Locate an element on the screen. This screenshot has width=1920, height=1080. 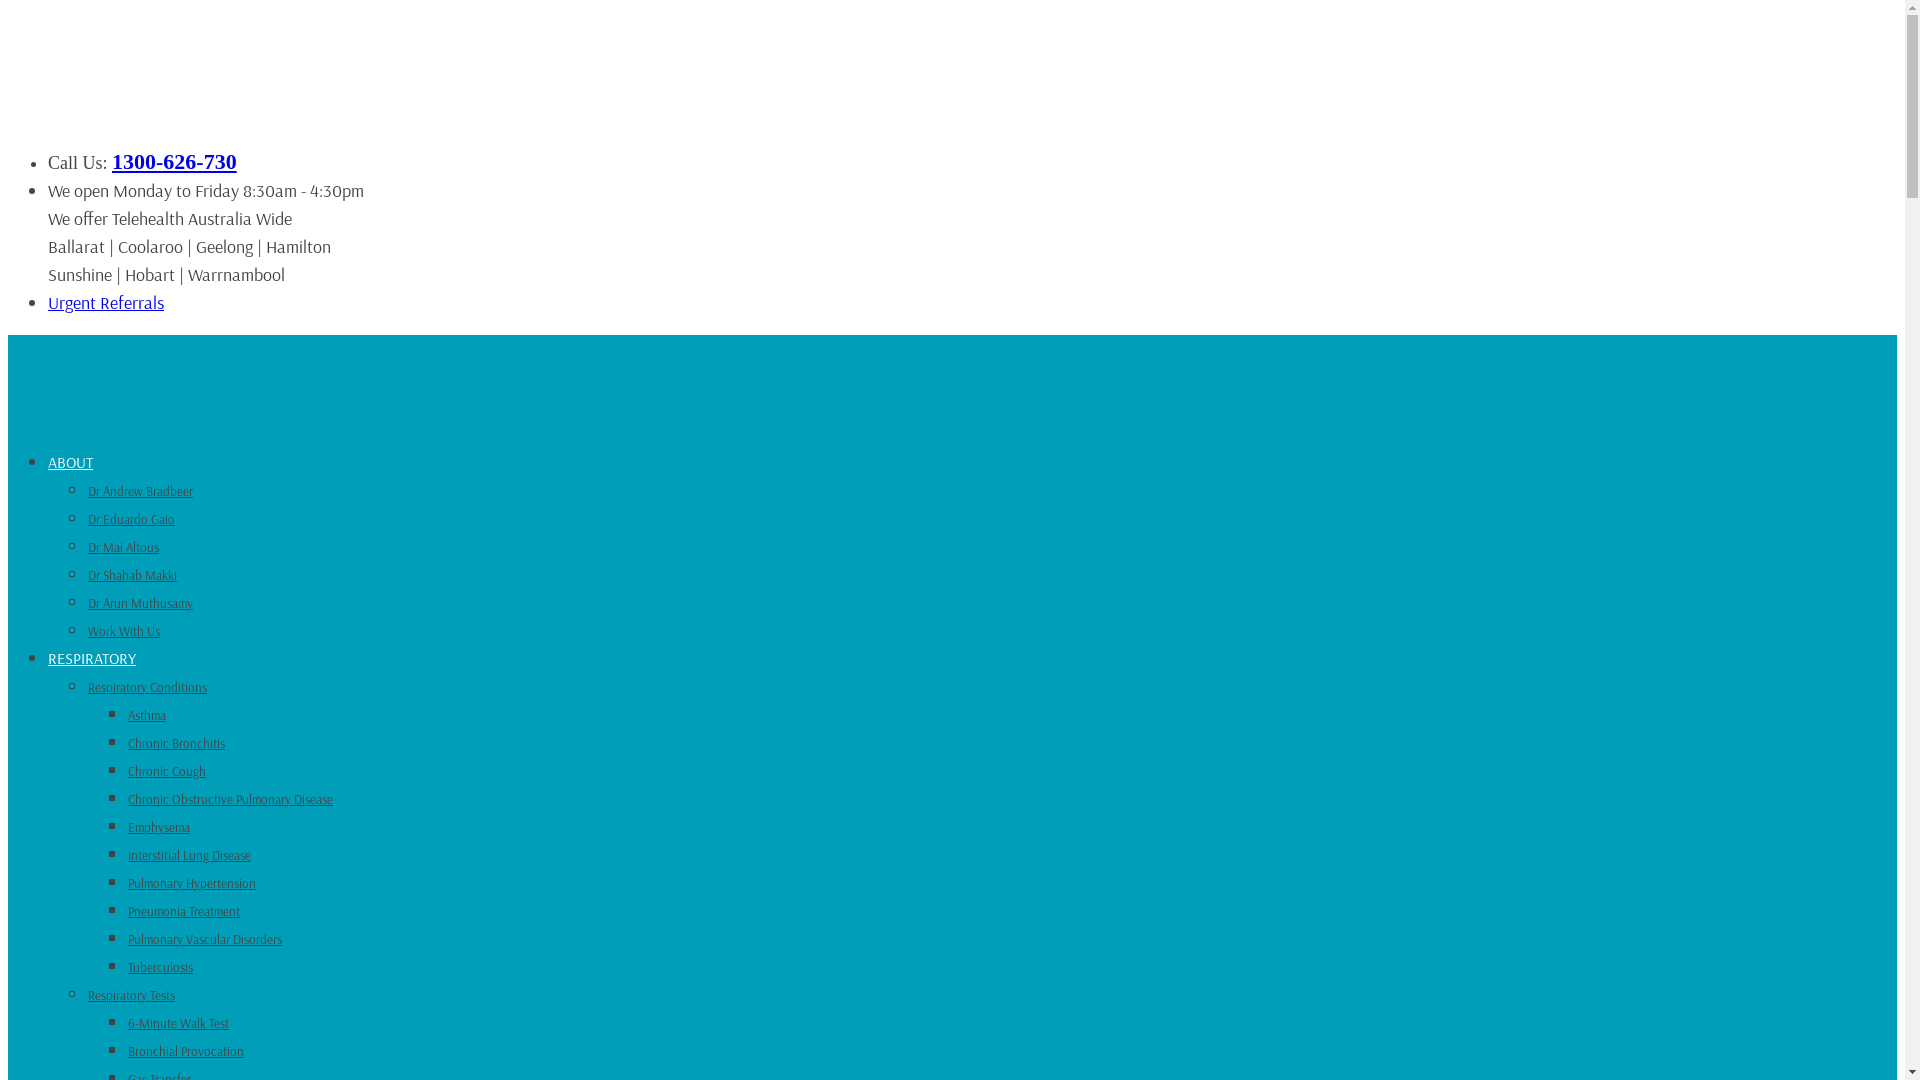
'Chronic Bronchitis' is located at coordinates (176, 743).